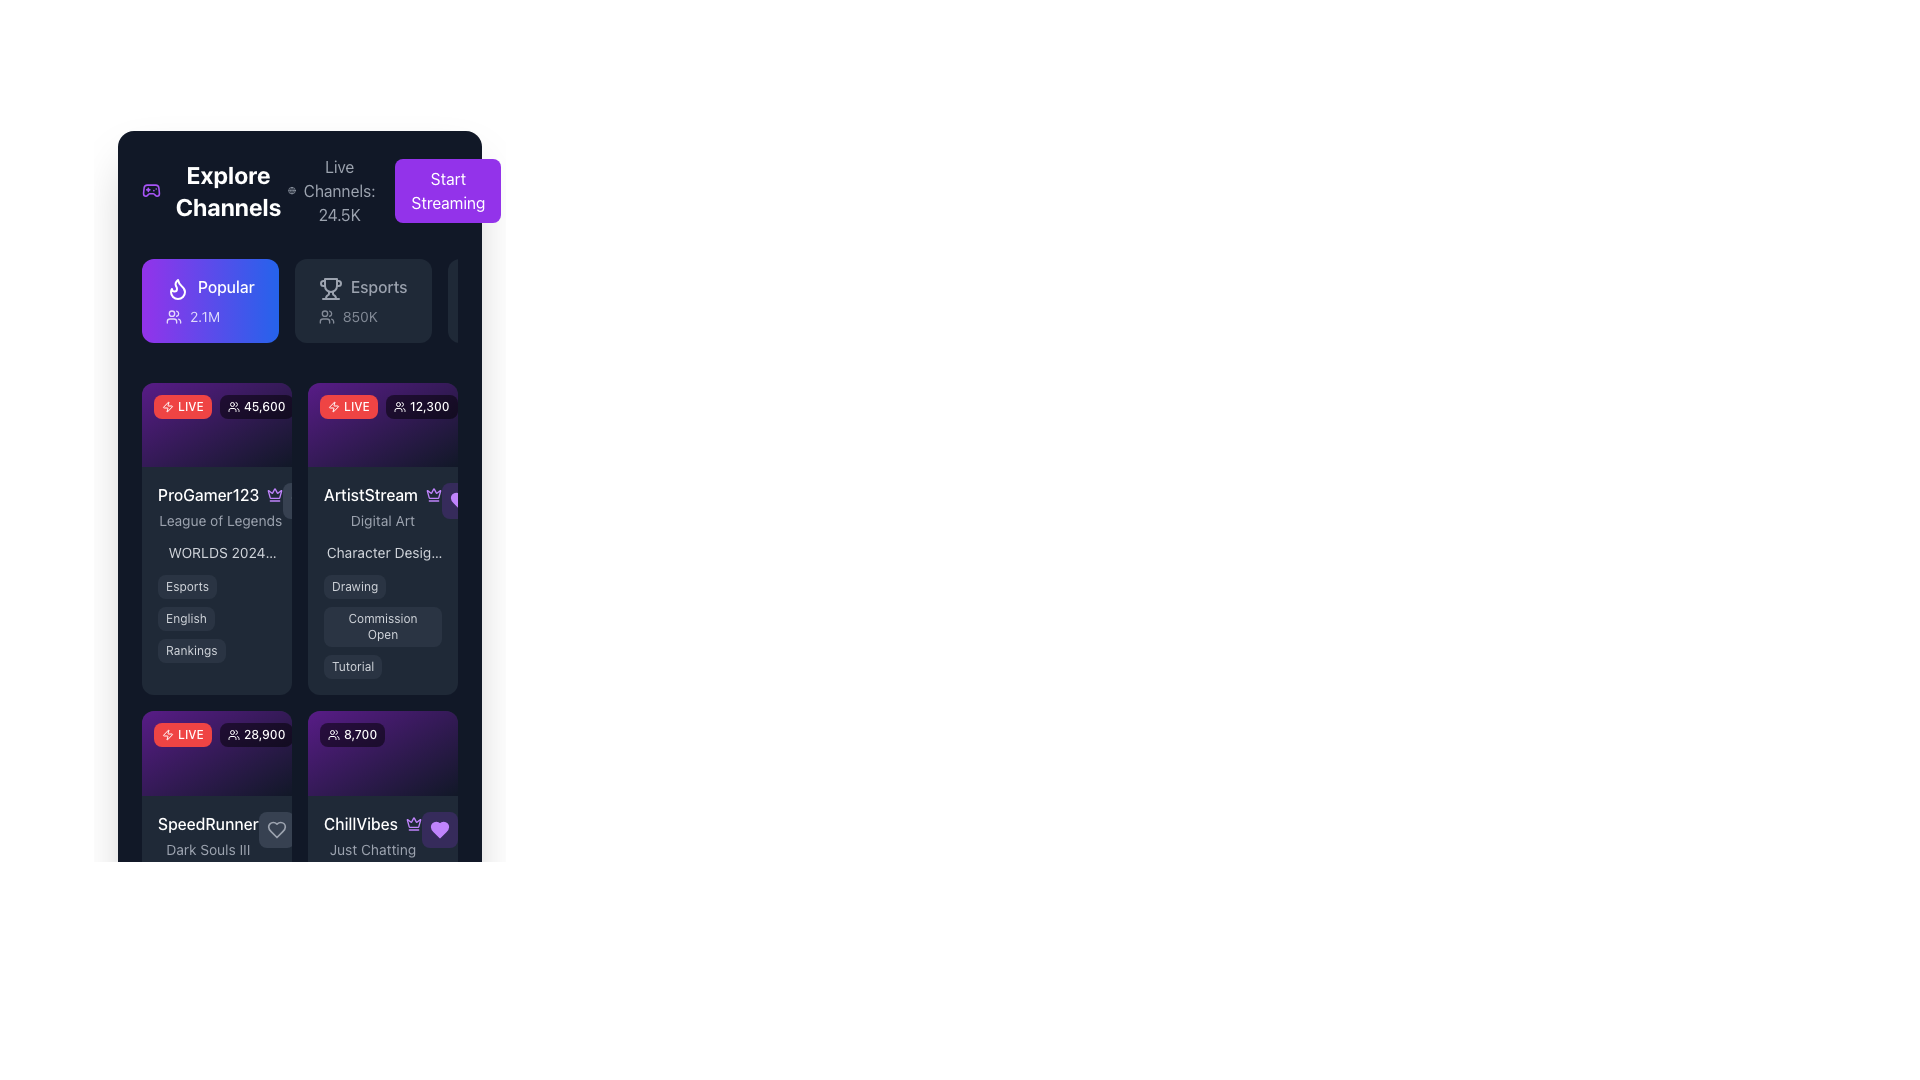 This screenshot has width=1920, height=1080. What do you see at coordinates (220, 520) in the screenshot?
I see `text label displaying the game name 'League of Legends' located beneath the username 'ProGamer123' in a card-like structure` at bounding box center [220, 520].